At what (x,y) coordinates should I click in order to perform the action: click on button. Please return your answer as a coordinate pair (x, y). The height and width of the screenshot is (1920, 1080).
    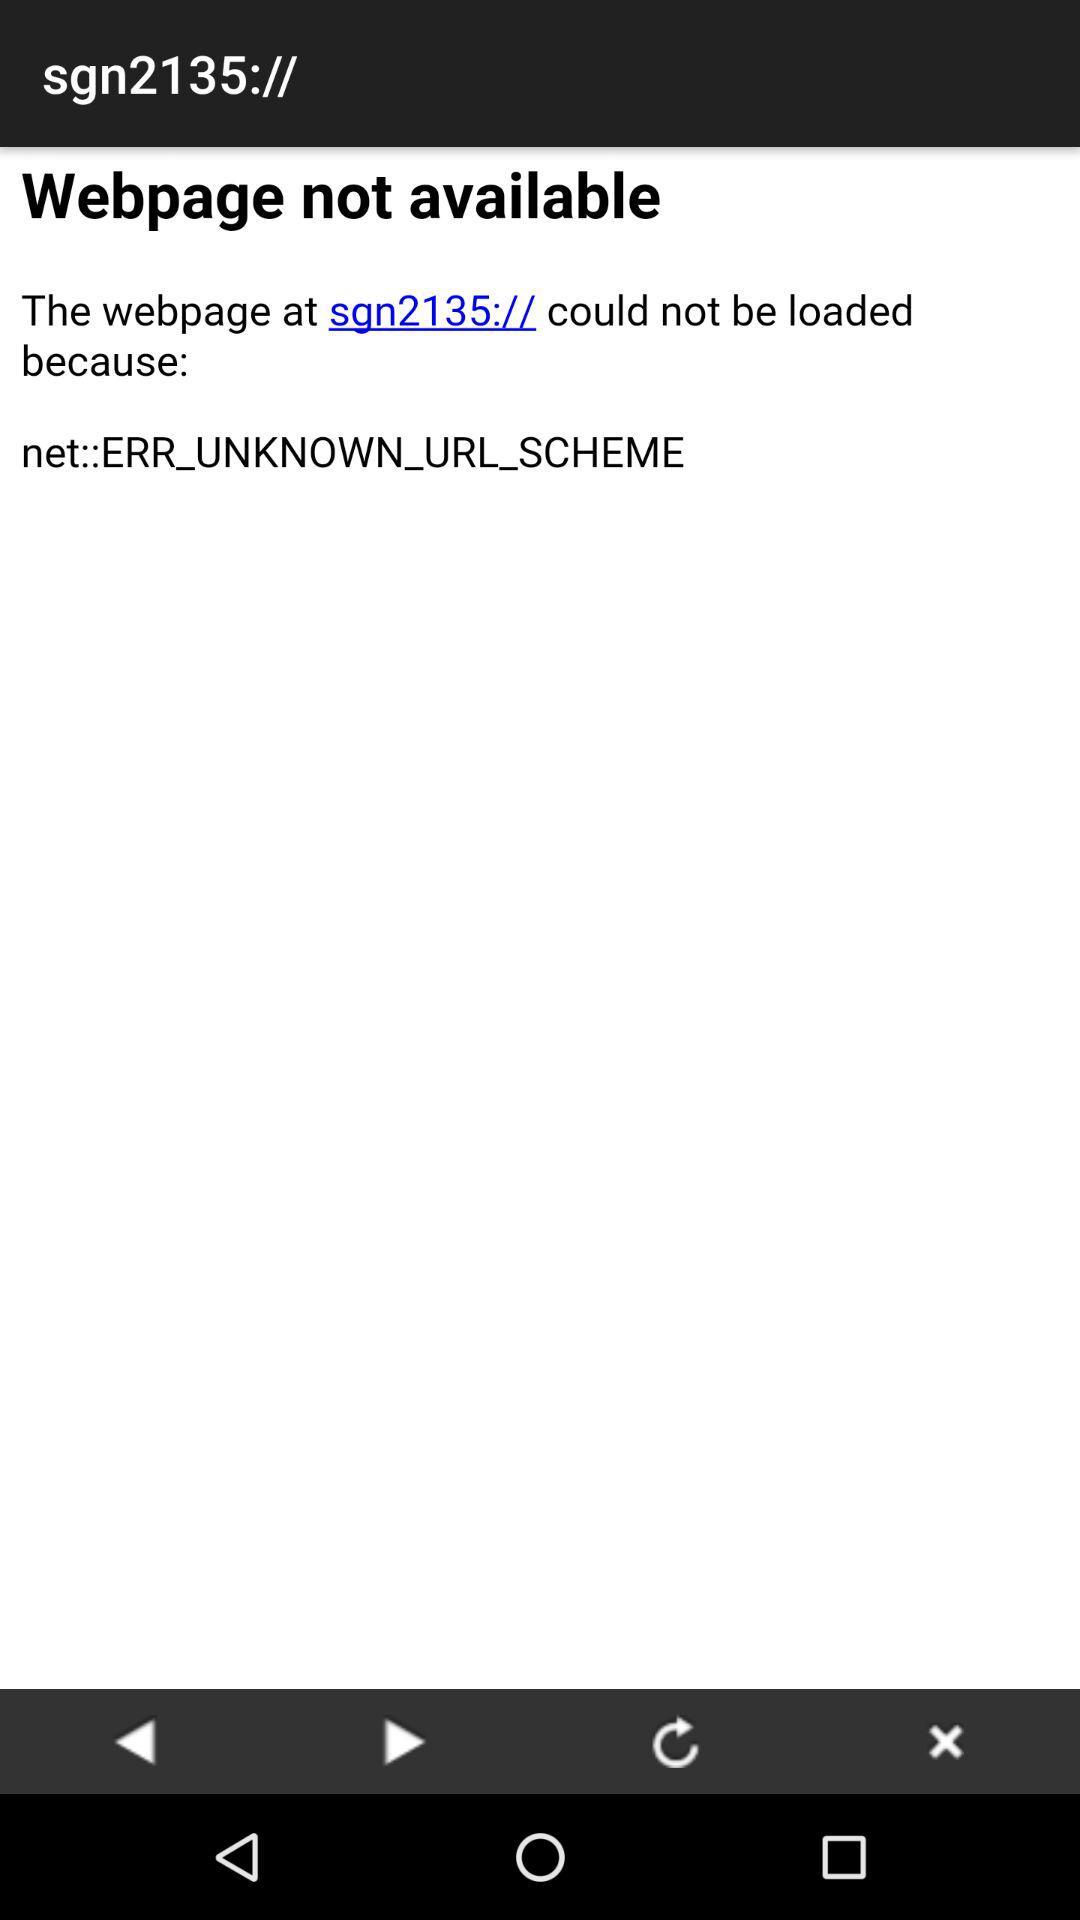
    Looking at the image, I should click on (945, 1740).